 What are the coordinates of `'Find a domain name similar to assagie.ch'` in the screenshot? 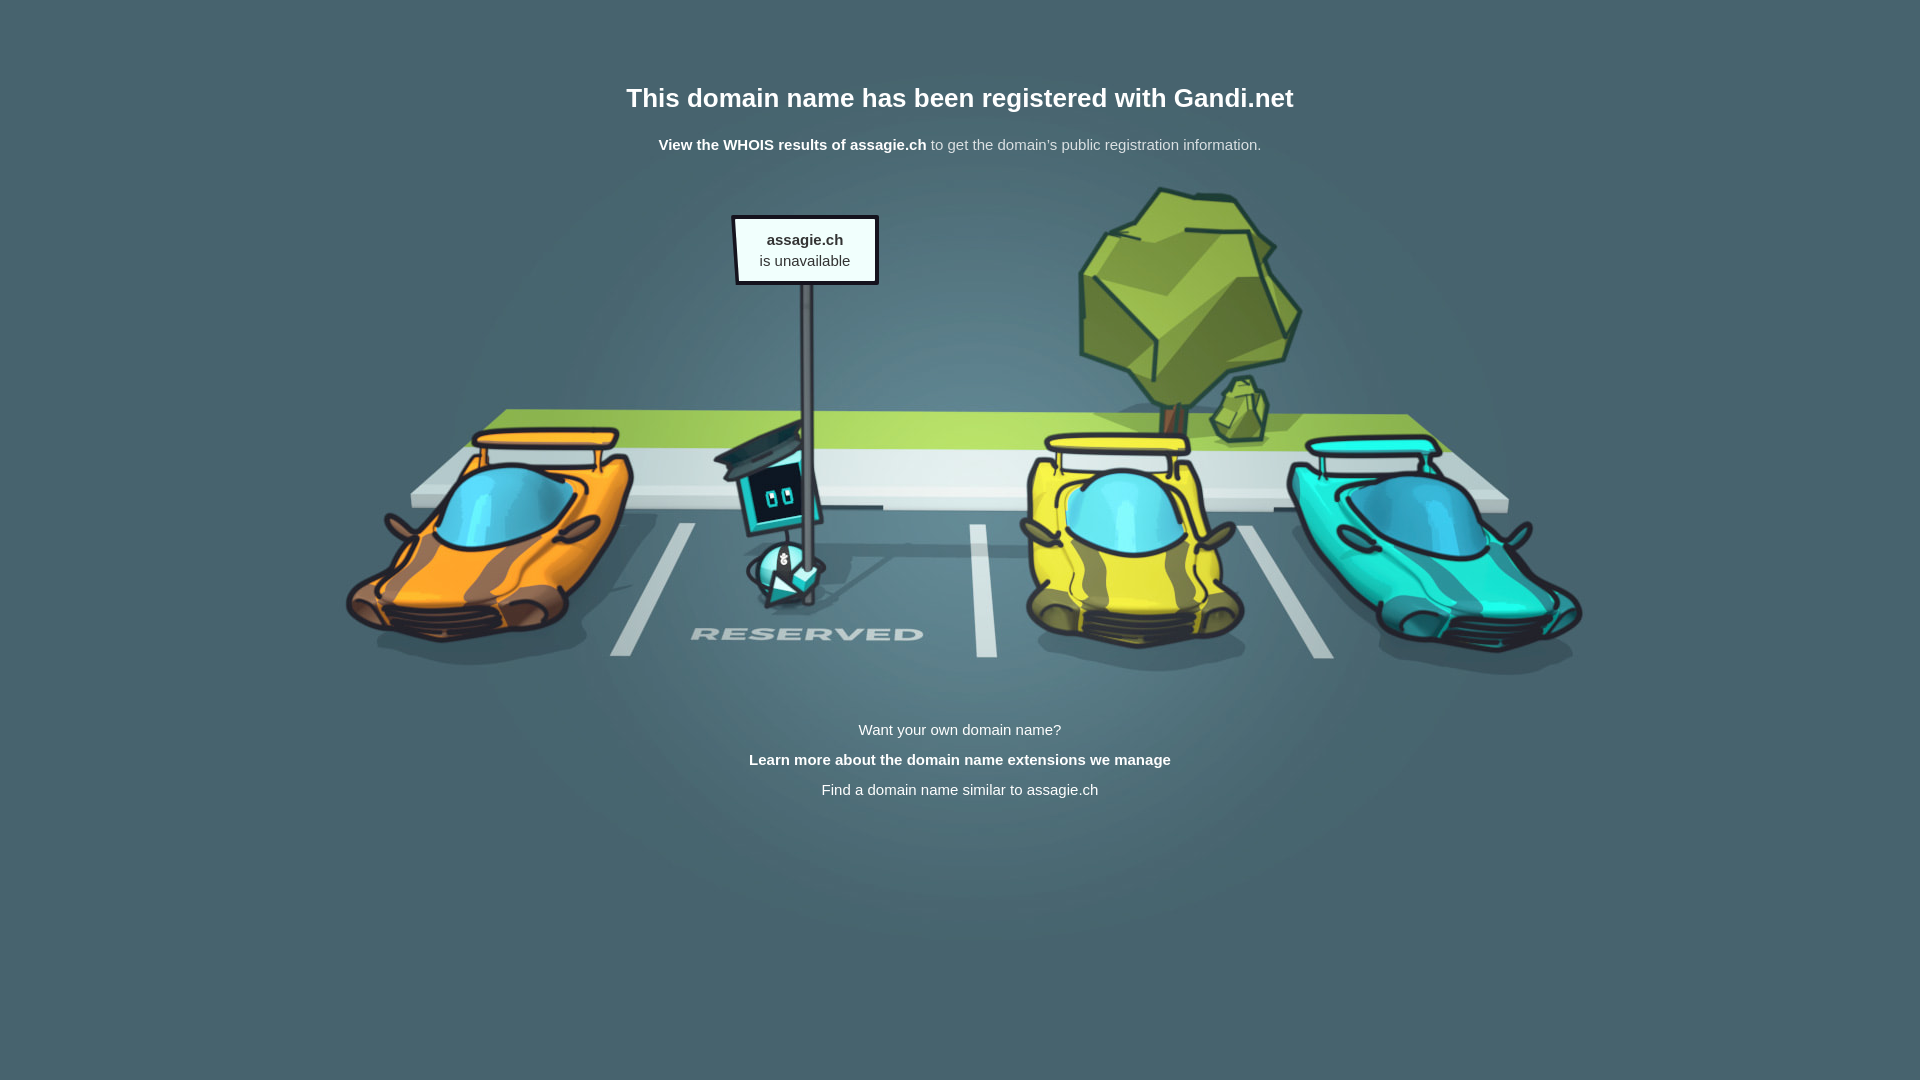 It's located at (960, 788).